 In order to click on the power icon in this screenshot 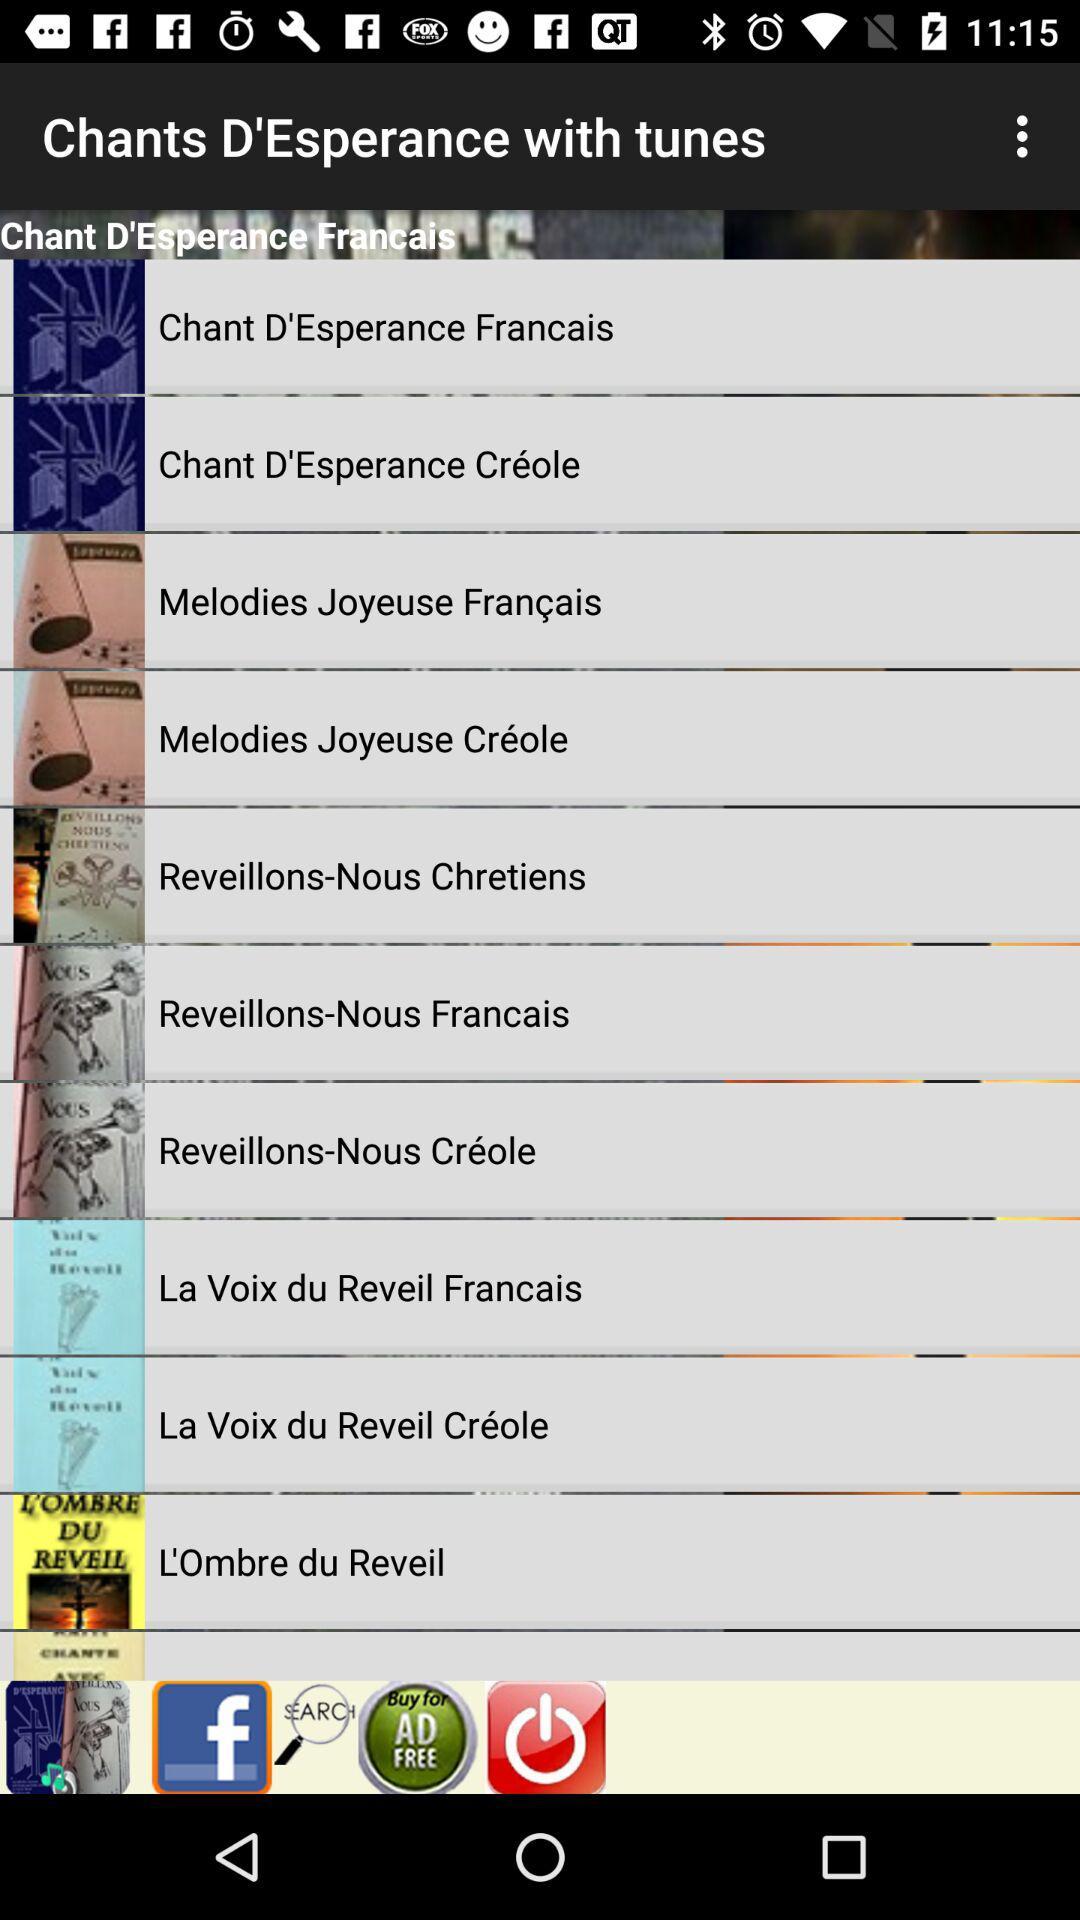, I will do `click(545, 1736)`.